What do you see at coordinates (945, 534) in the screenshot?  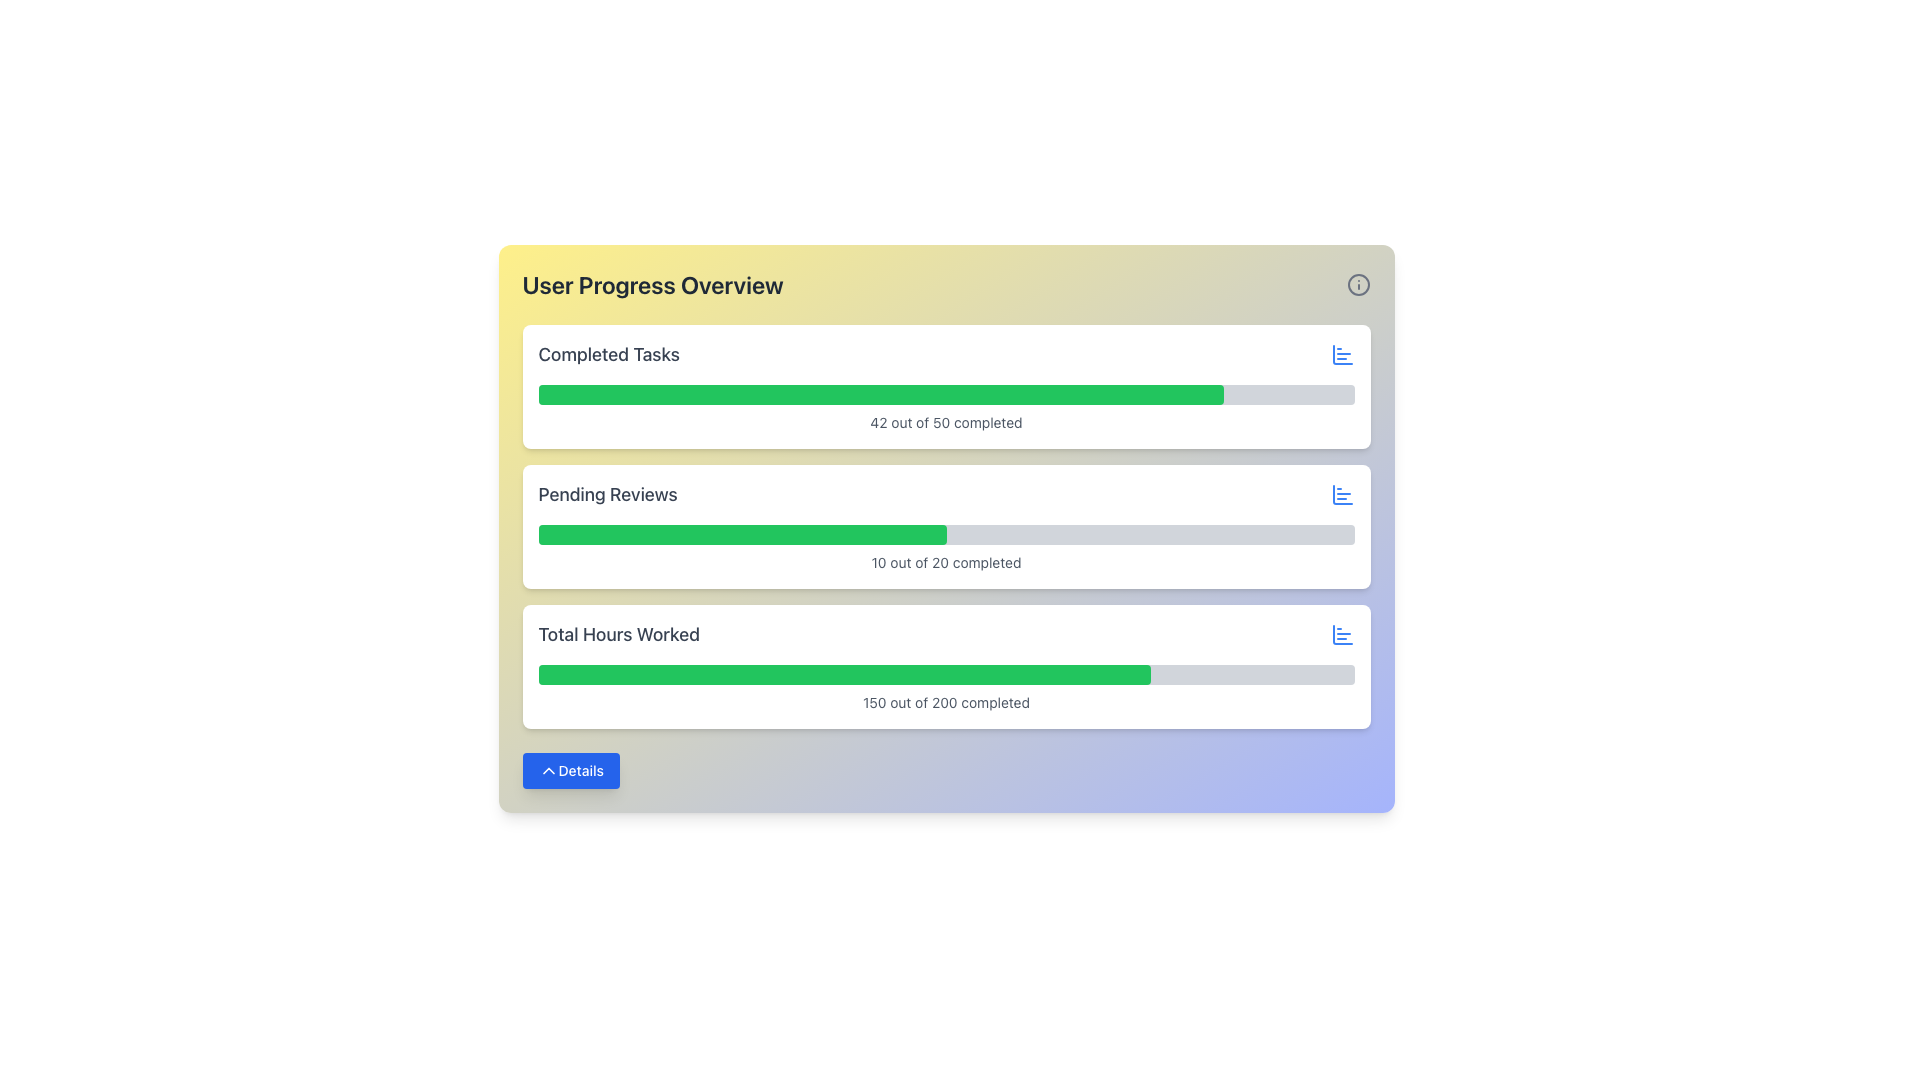 I see `the progress status of the Progress Bar located in the 'Pending Reviews' section, which visually indicates the completion status of tasks` at bounding box center [945, 534].